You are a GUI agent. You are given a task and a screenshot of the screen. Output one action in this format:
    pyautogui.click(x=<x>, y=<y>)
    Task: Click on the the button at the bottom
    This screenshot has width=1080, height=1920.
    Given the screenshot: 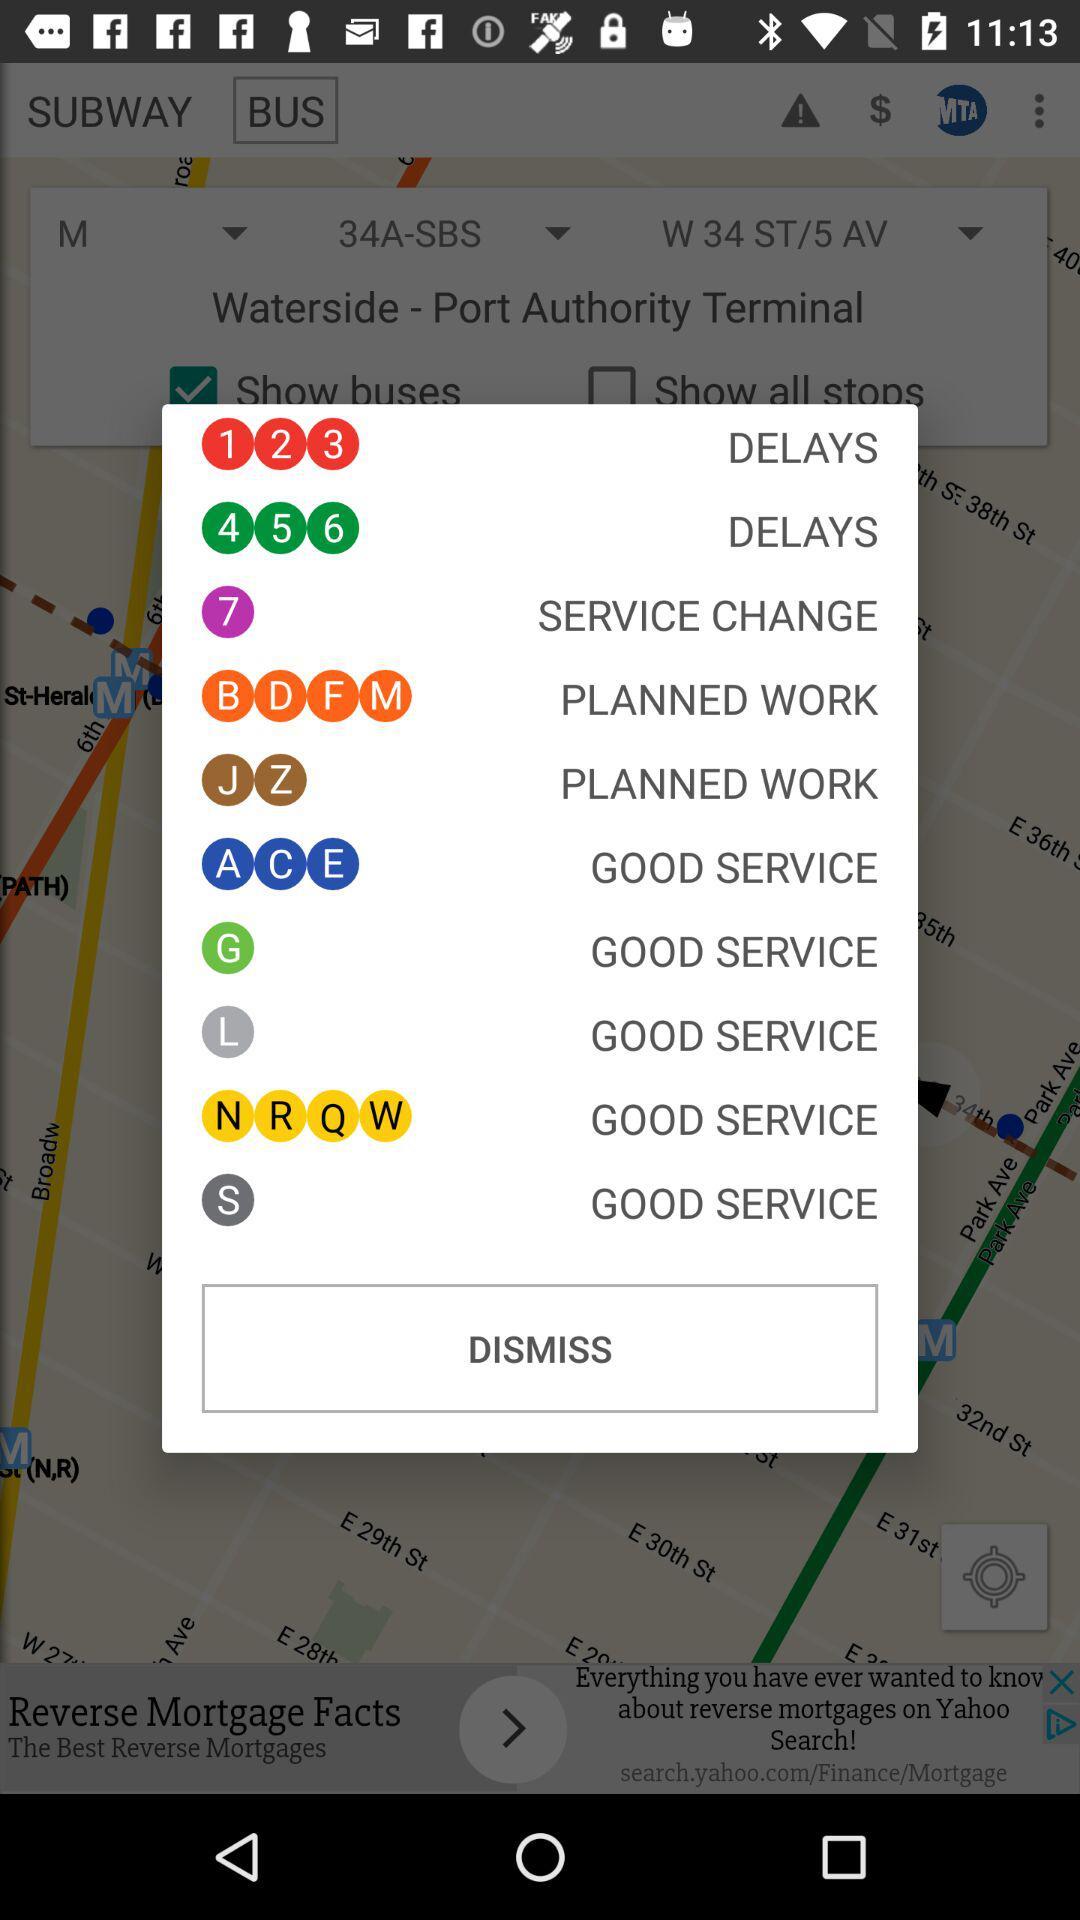 What is the action you would take?
    pyautogui.click(x=540, y=1348)
    